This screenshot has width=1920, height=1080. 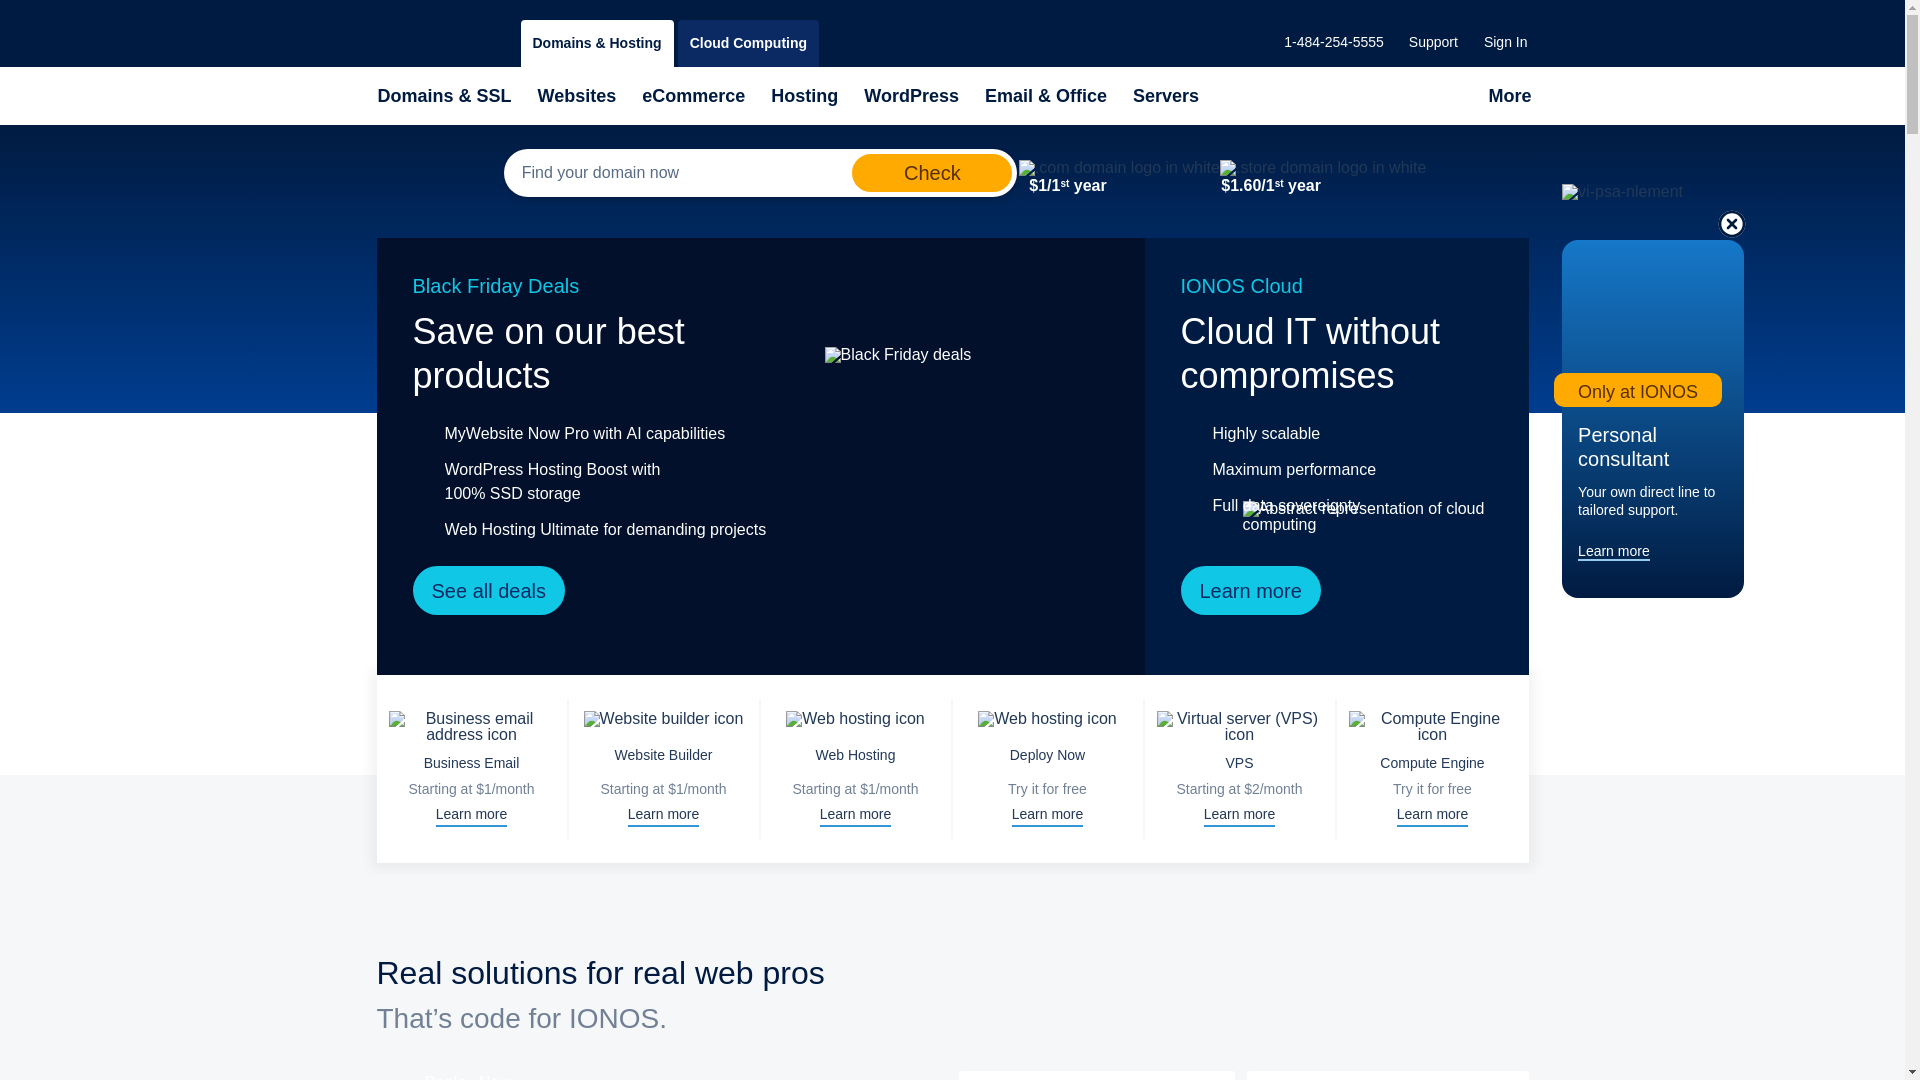 I want to click on 'Sign In', so click(x=1506, y=42).